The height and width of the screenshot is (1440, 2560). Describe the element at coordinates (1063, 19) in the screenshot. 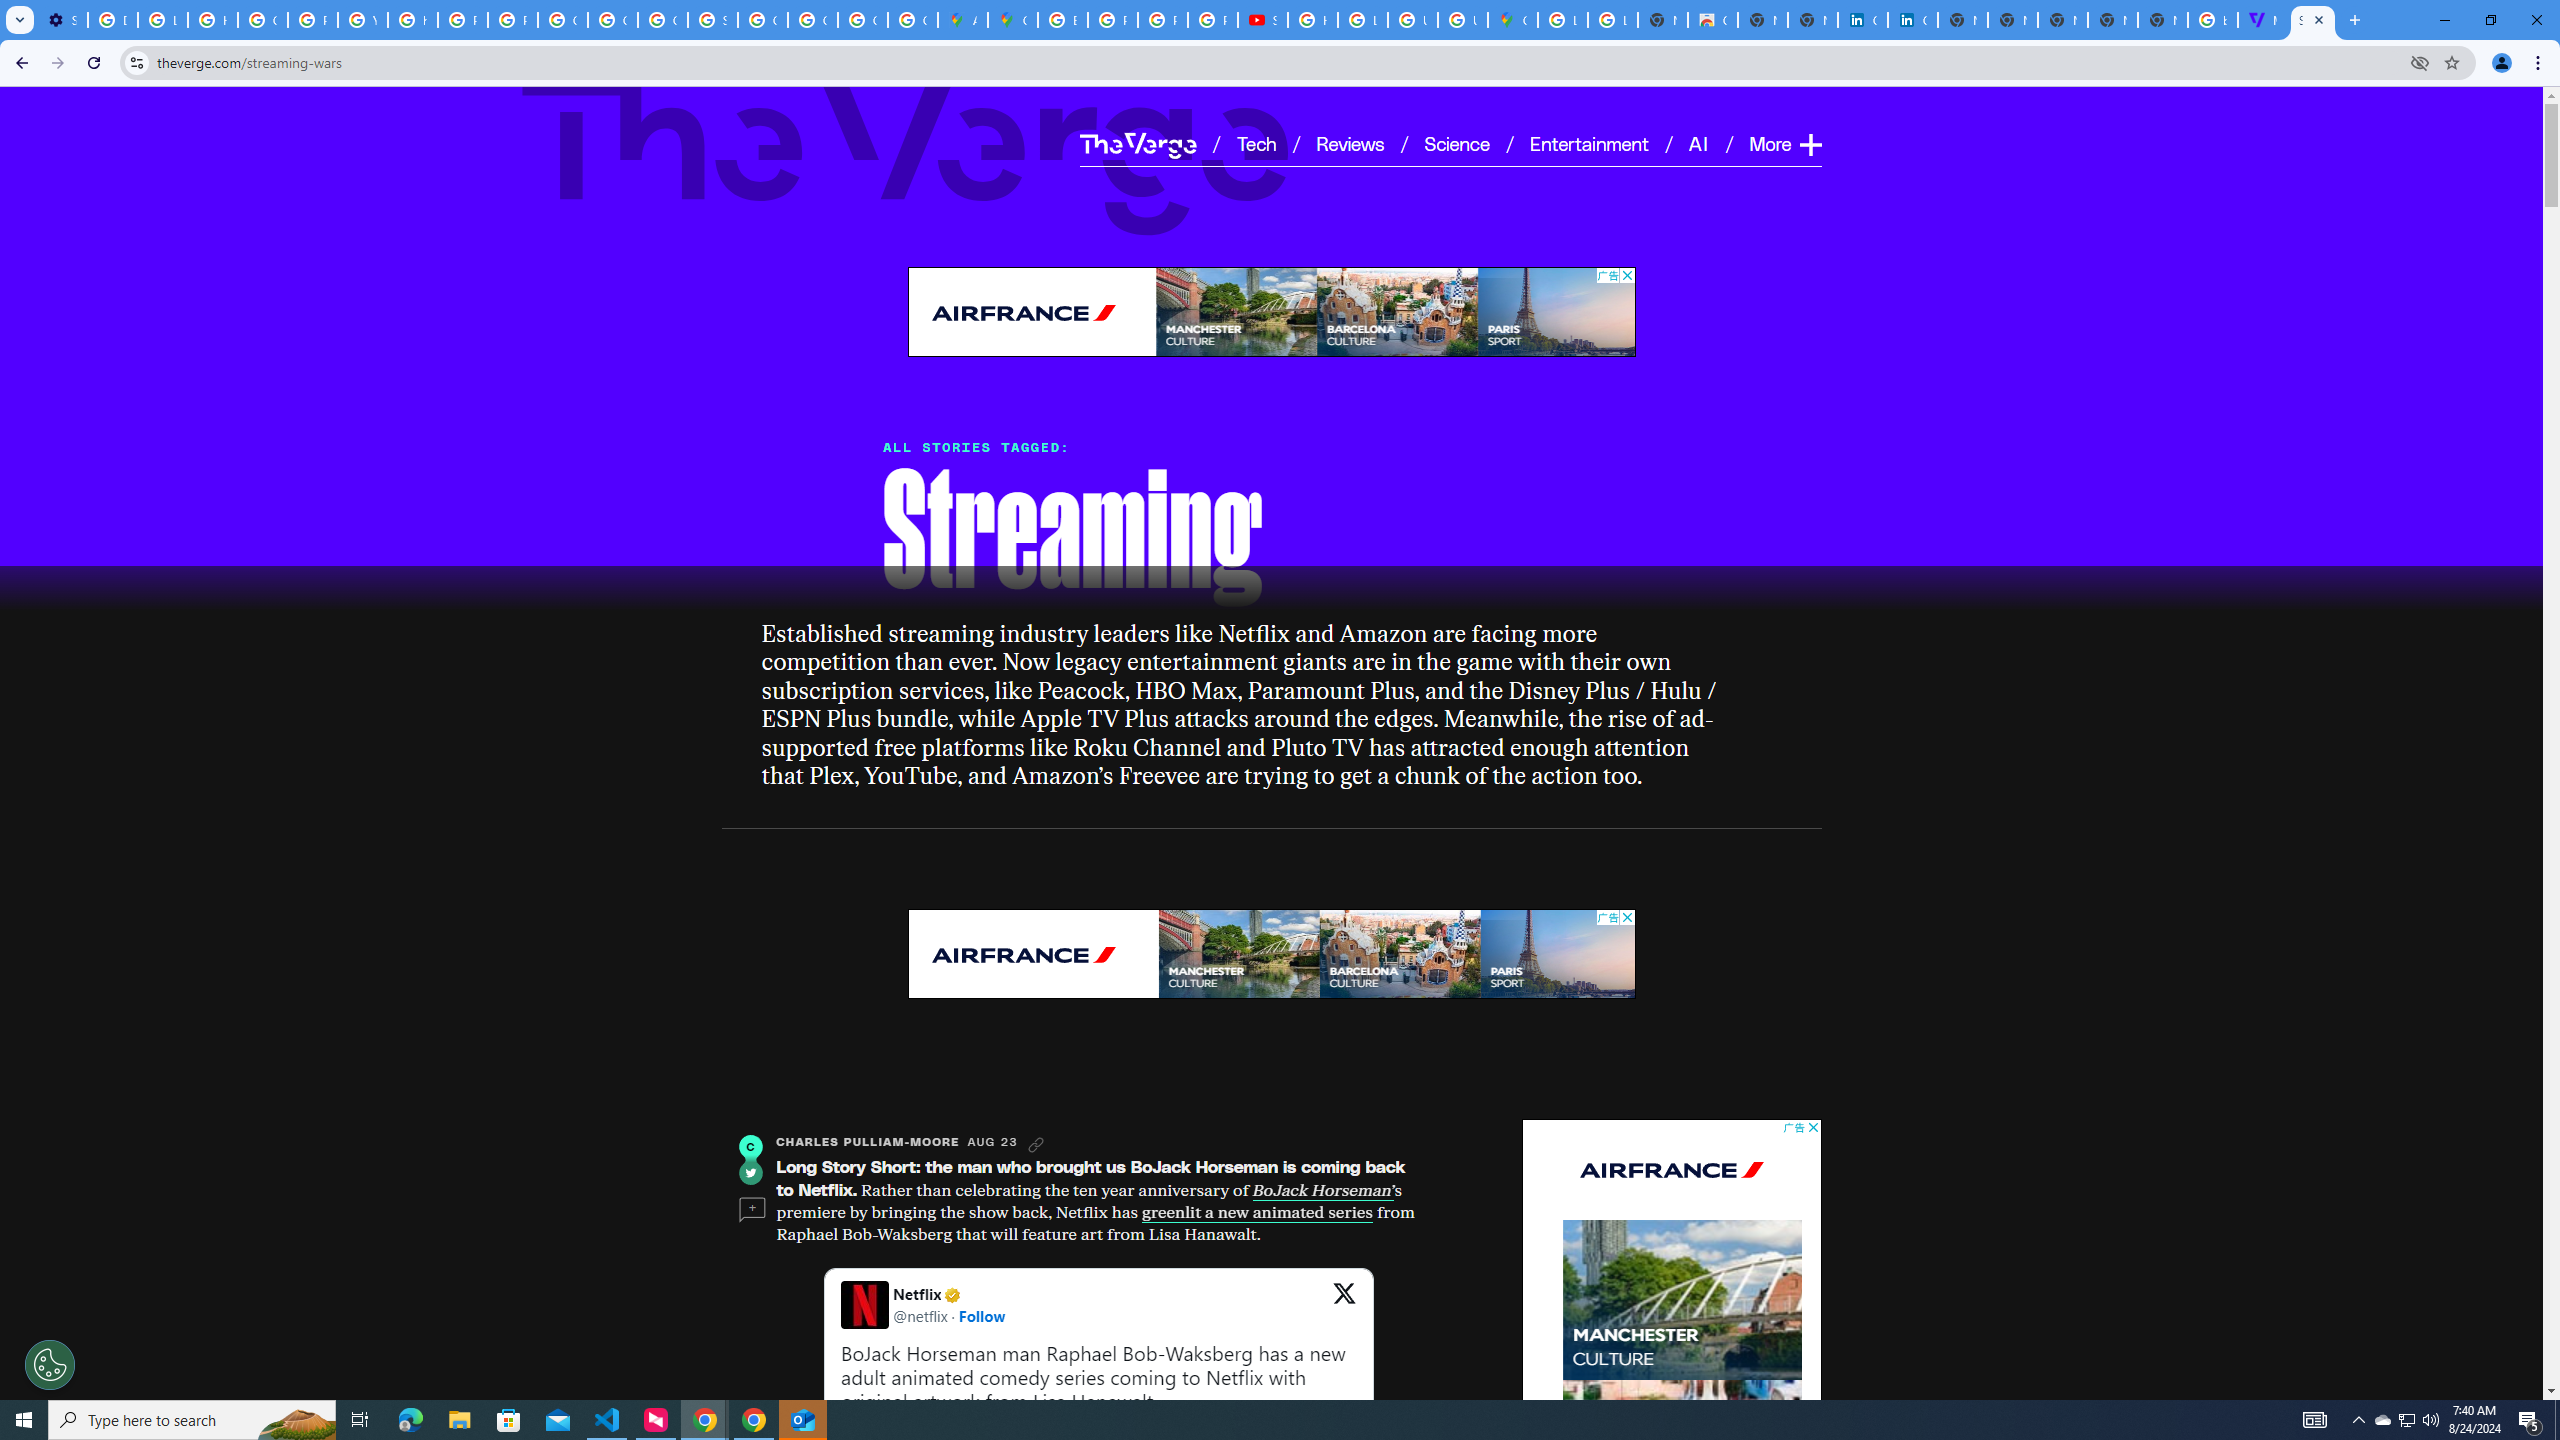

I see `'Blogger Policies and Guidelines - Transparency Center'` at that location.